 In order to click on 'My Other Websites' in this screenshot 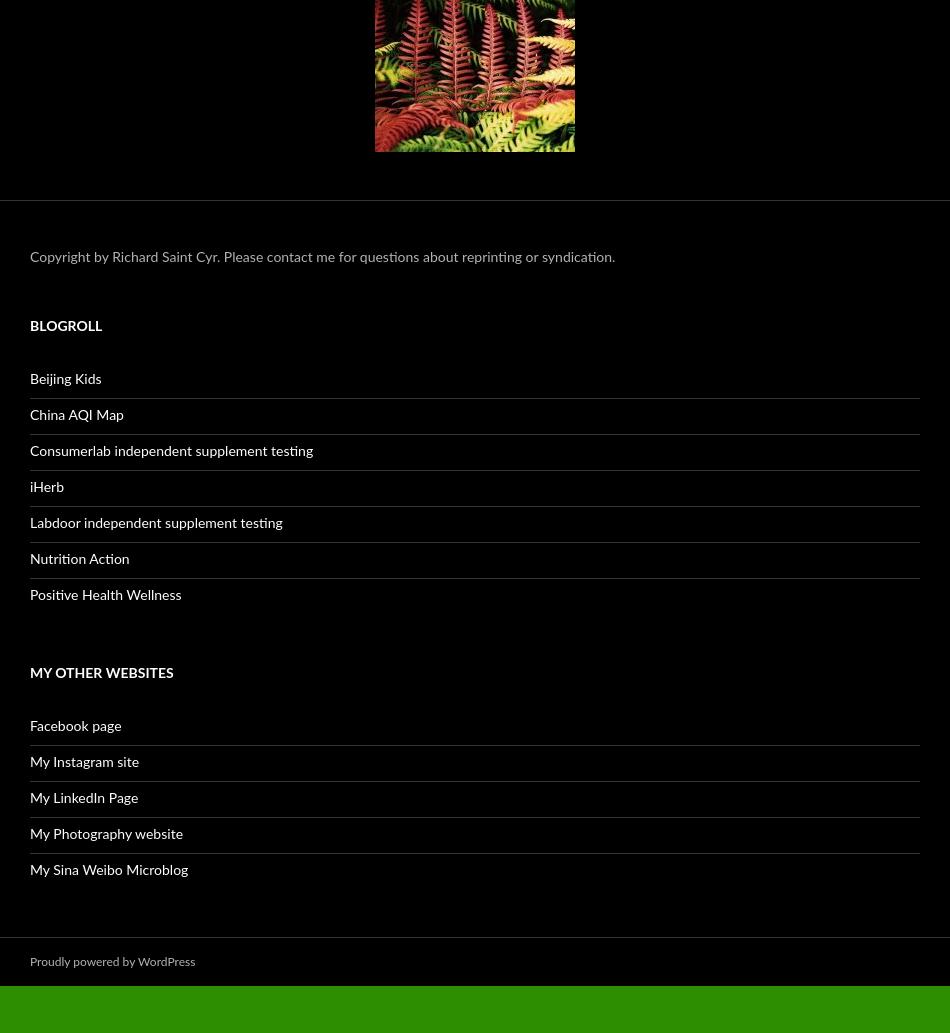, I will do `click(101, 671)`.